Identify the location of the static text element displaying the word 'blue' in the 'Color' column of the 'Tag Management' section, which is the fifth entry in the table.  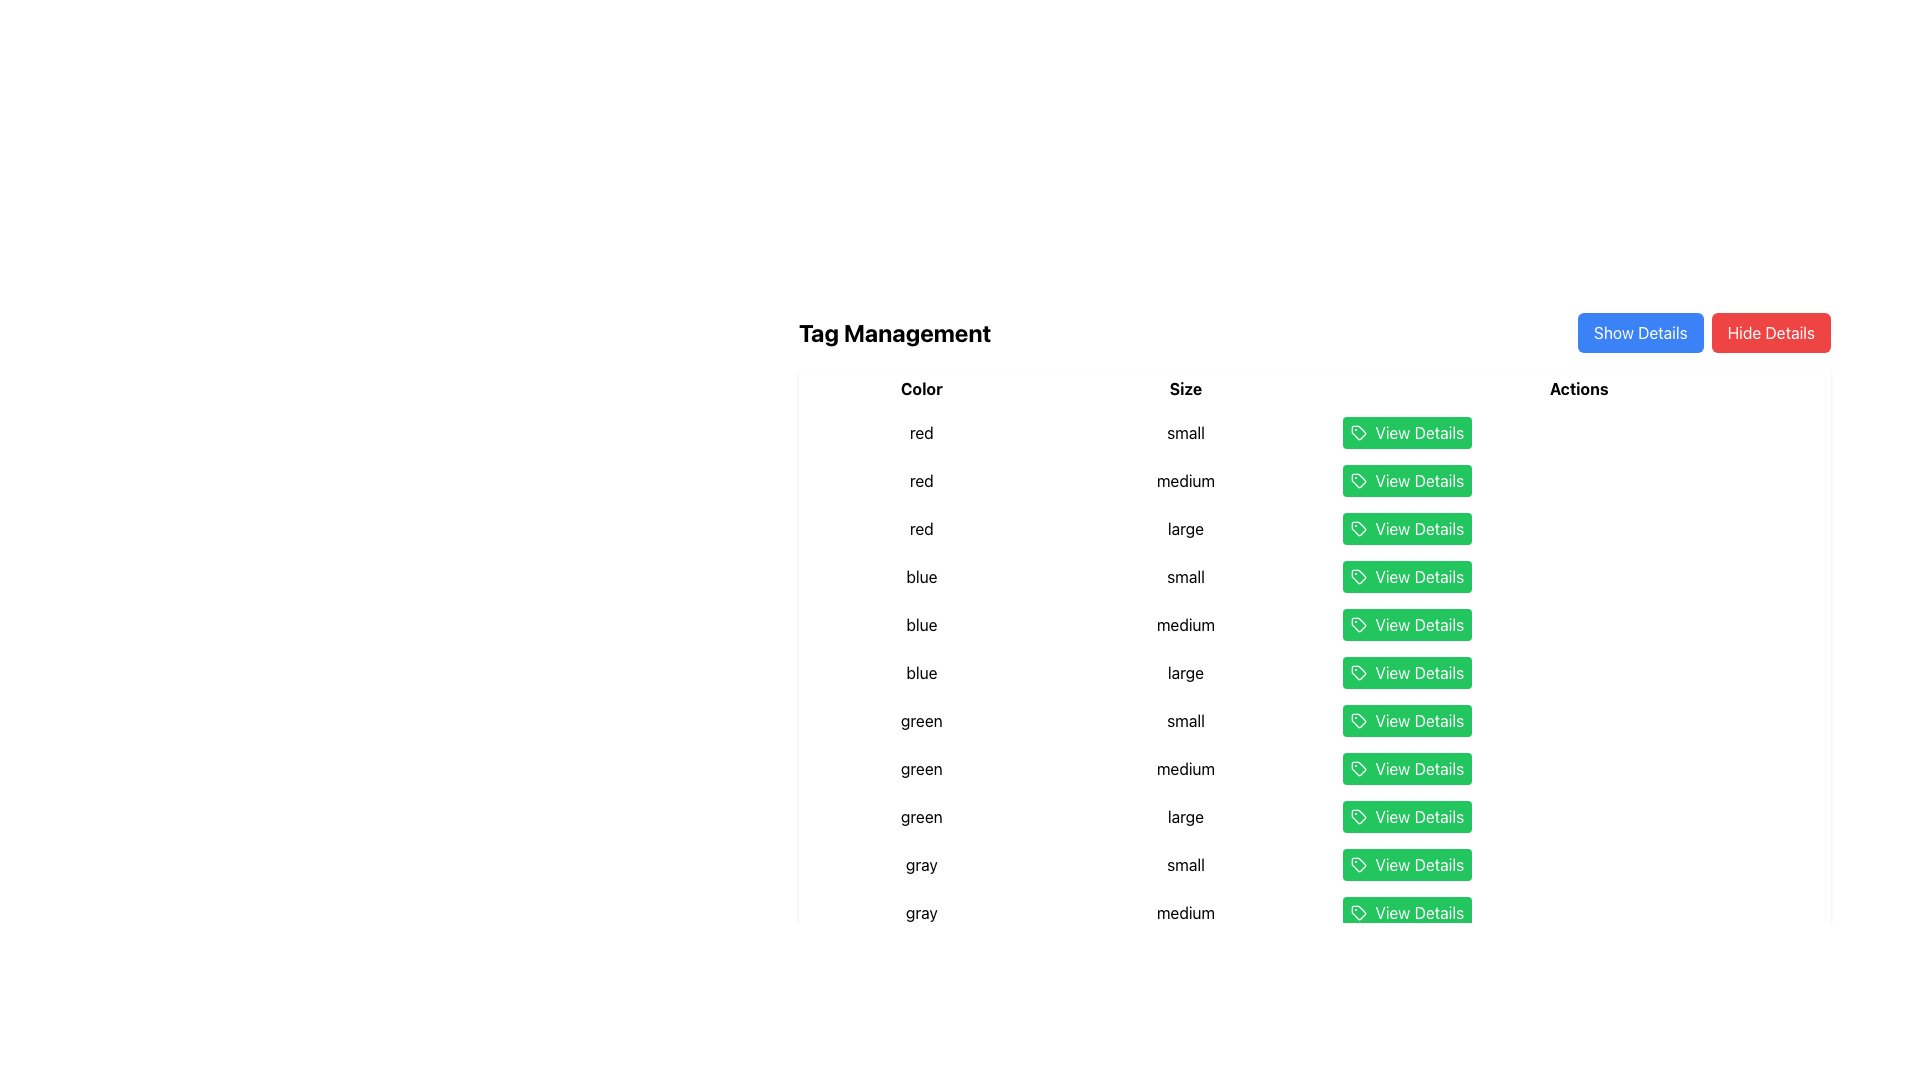
(920, 672).